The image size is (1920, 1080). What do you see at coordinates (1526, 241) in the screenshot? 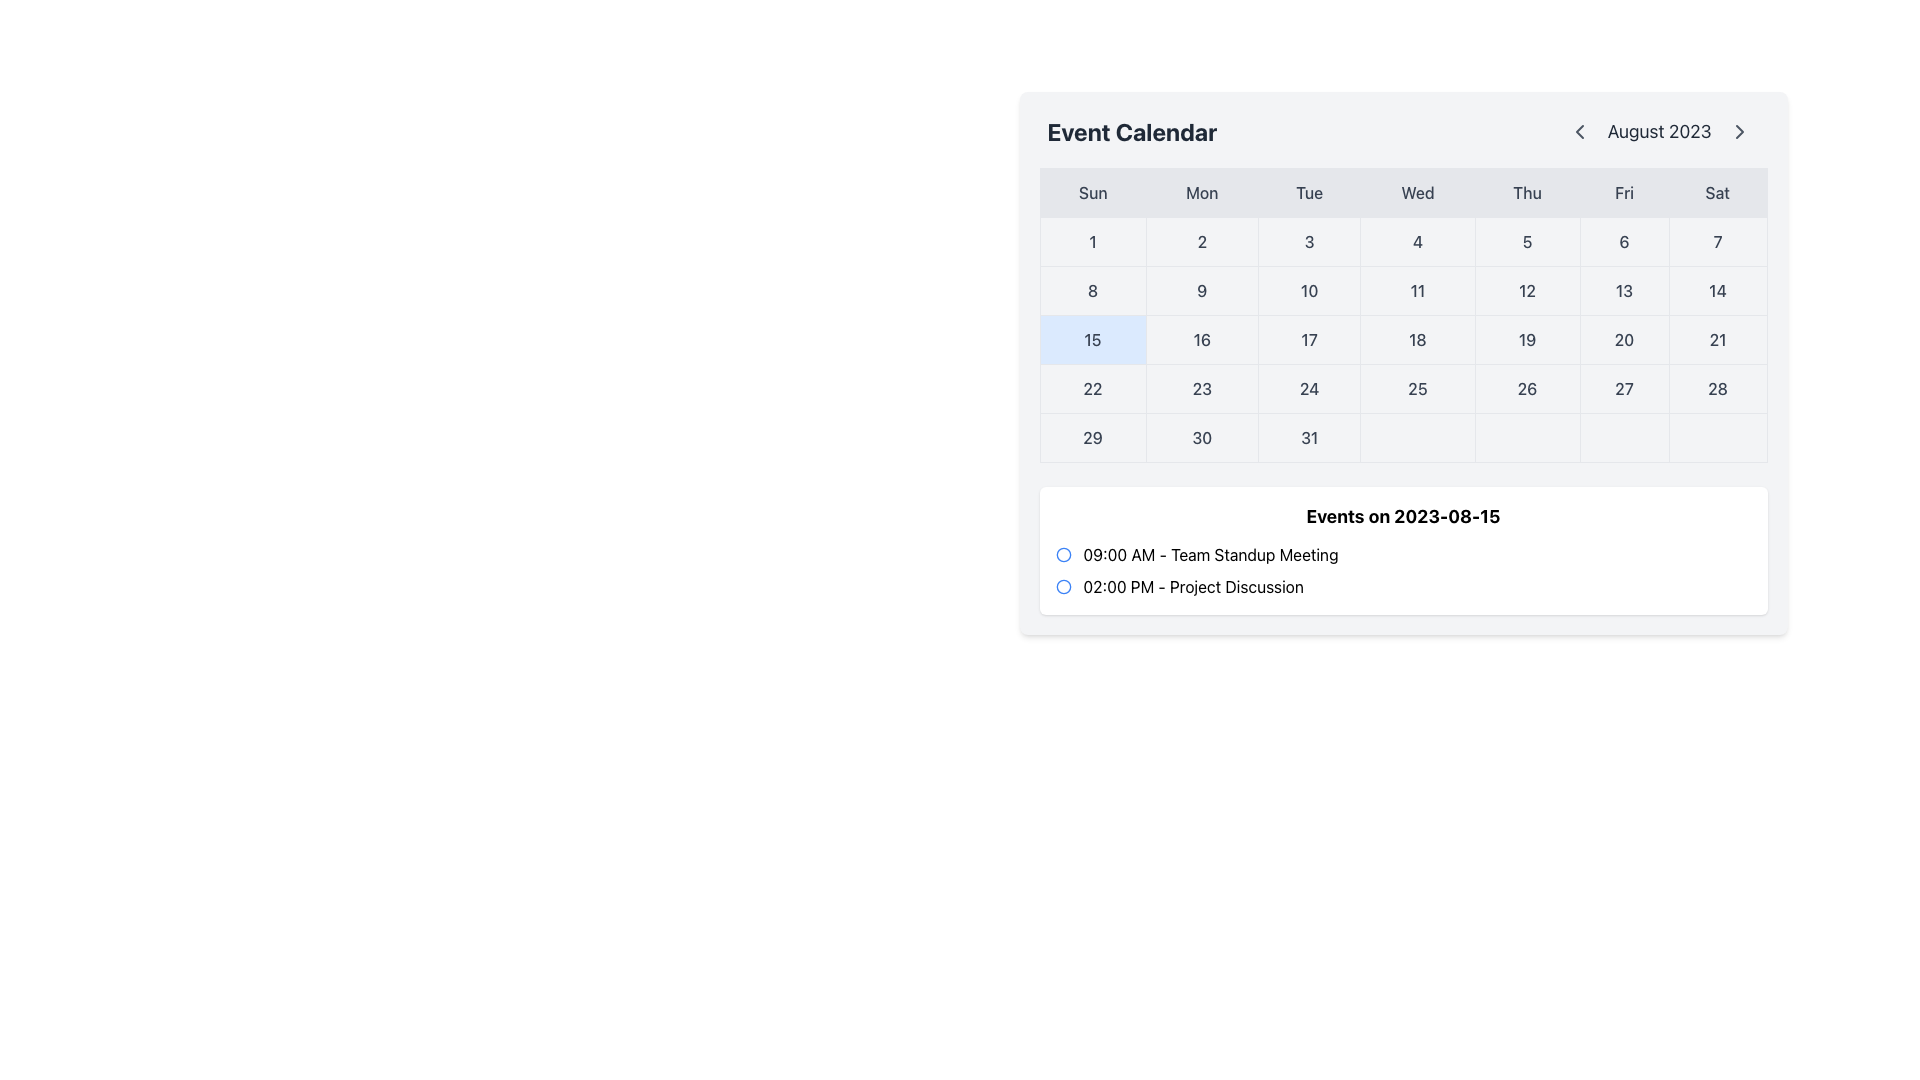
I see `the clickable day cell displaying the number '5' in the calendar grid` at bounding box center [1526, 241].